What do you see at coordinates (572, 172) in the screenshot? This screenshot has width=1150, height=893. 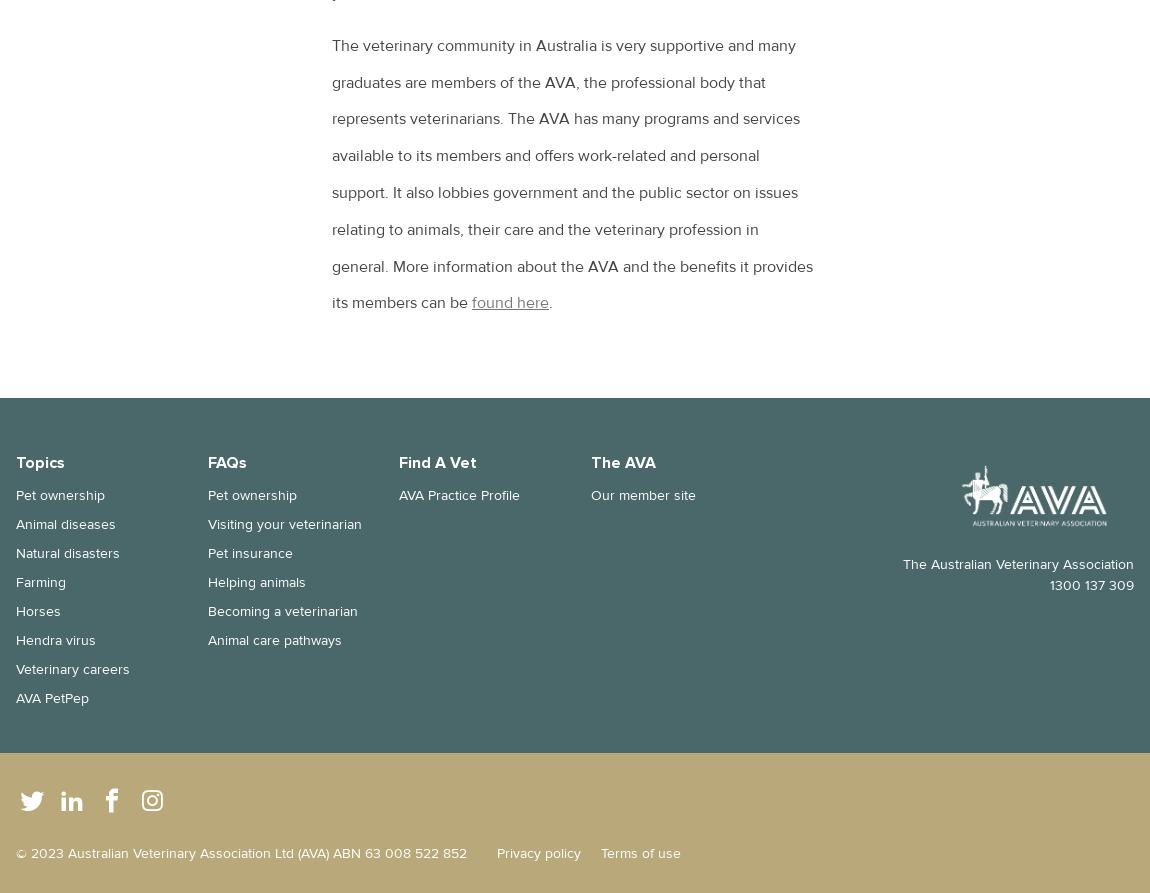 I see `'The veterinary community in Australia is very supportive and many graduates are members of the AVA, the professional body that represents veterinarians. The AVA has many programs and services available to its members and offers work-related and personal support. It also lobbies government and the public sector on issues relating to animals, their care and the veterinary profession in general. More information about the AVA and the benefits it provides its members can be'` at bounding box center [572, 172].